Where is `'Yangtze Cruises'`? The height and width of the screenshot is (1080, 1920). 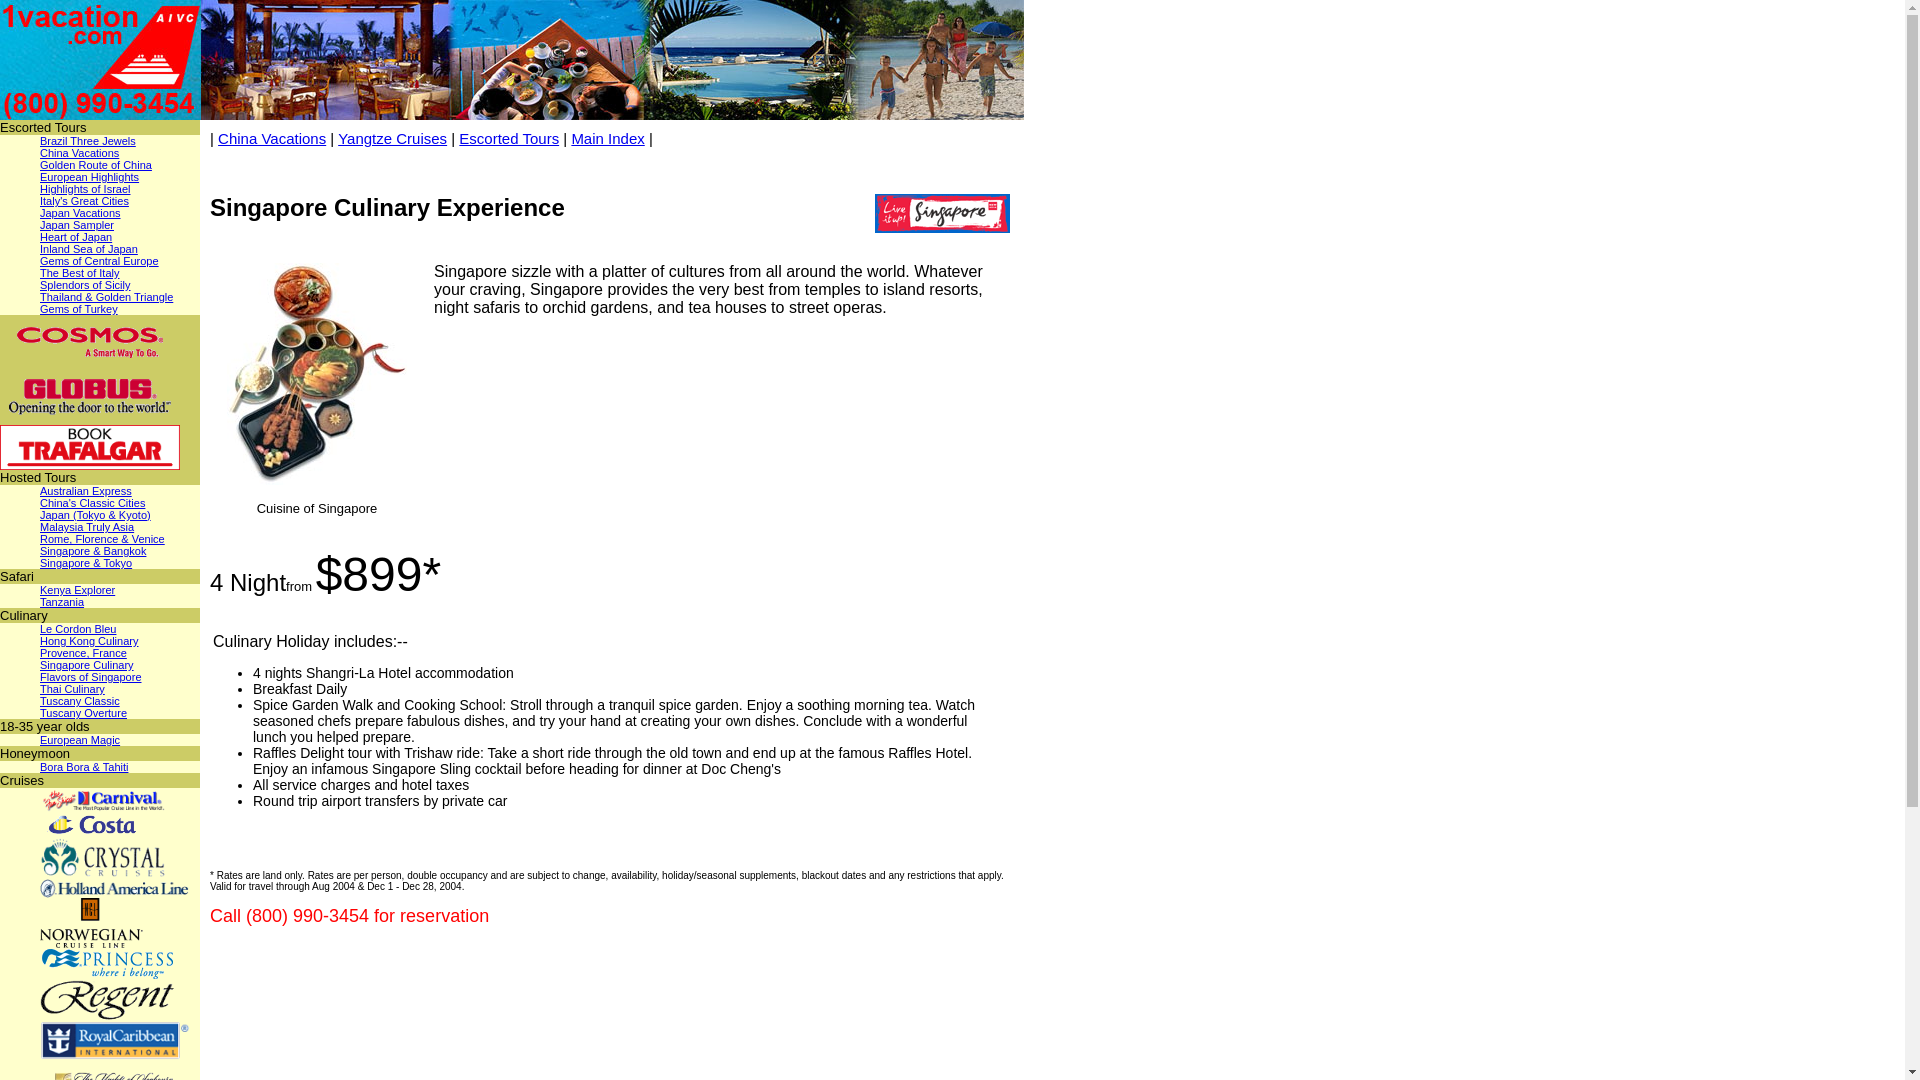 'Yangtze Cruises' is located at coordinates (392, 137).